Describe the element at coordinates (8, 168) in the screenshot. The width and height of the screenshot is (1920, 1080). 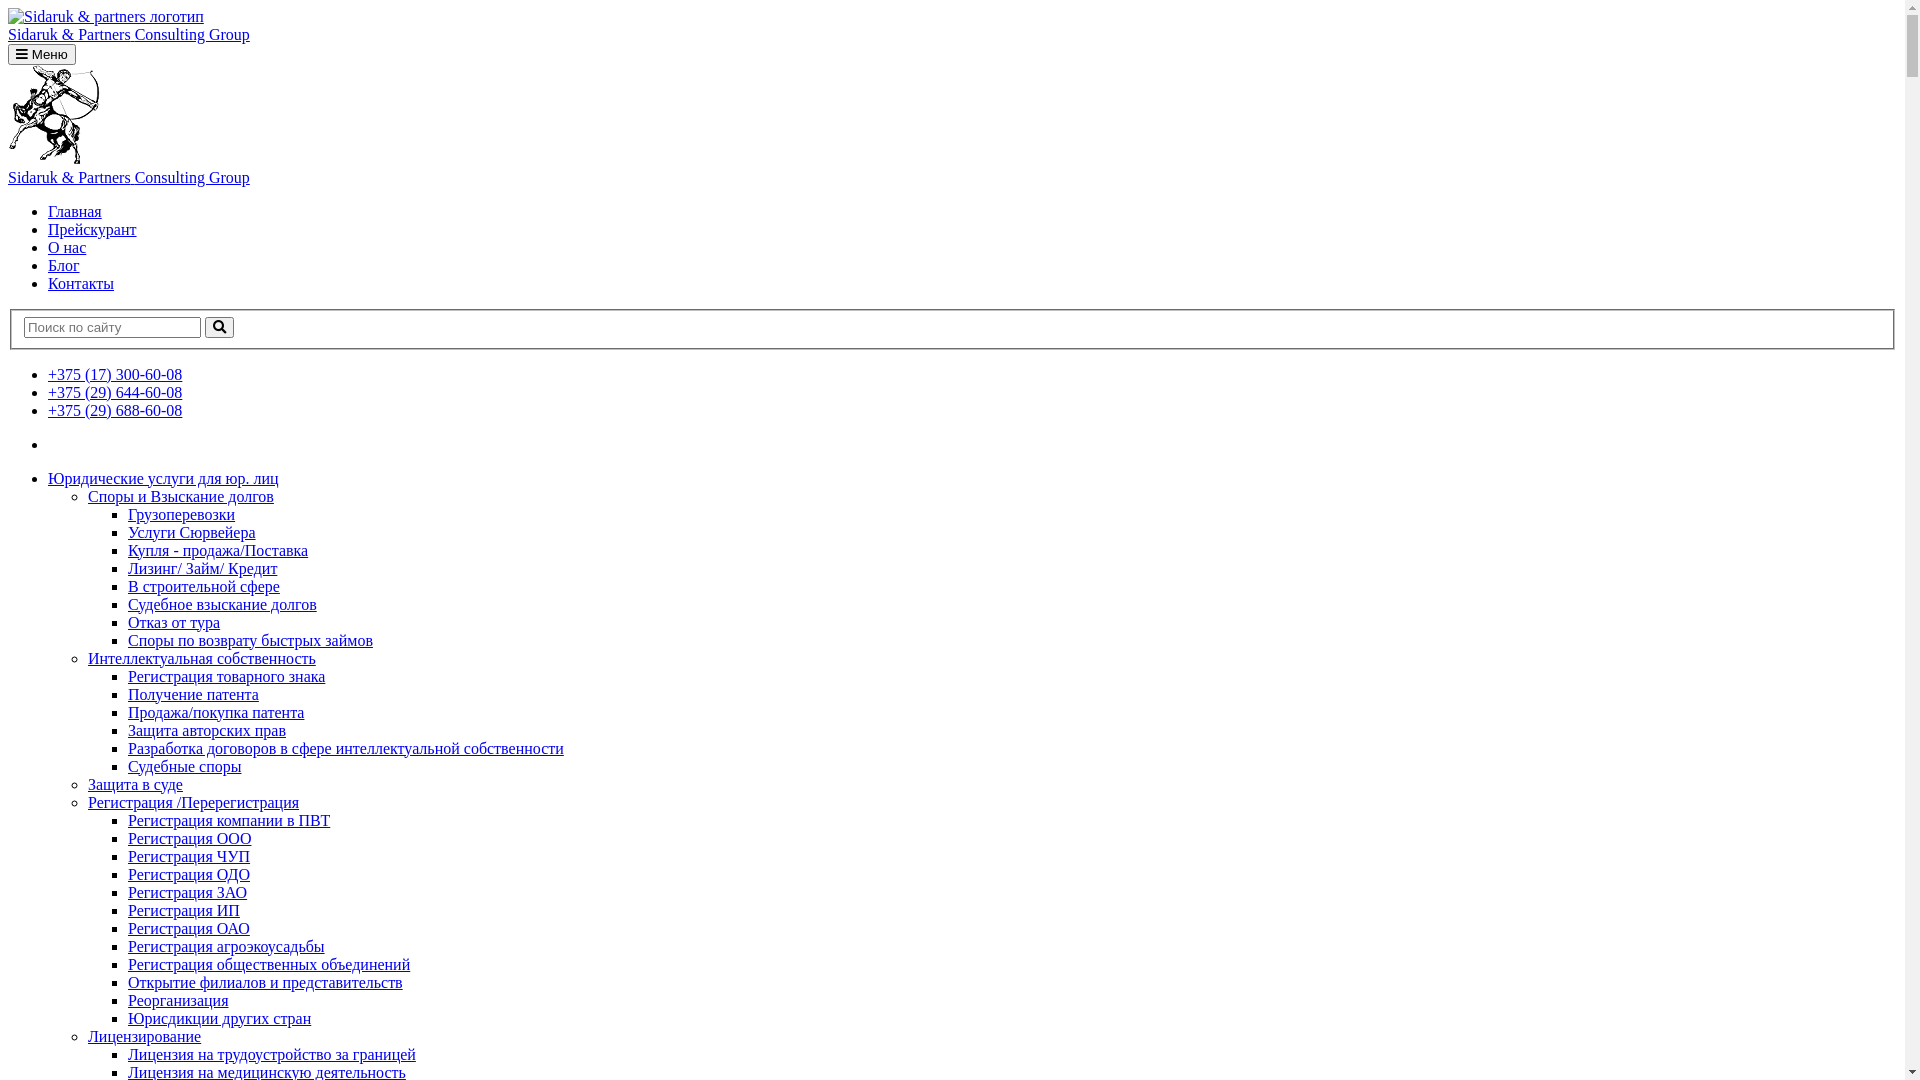
I see `'Sidaruk & Partners Consulting Group'` at that location.